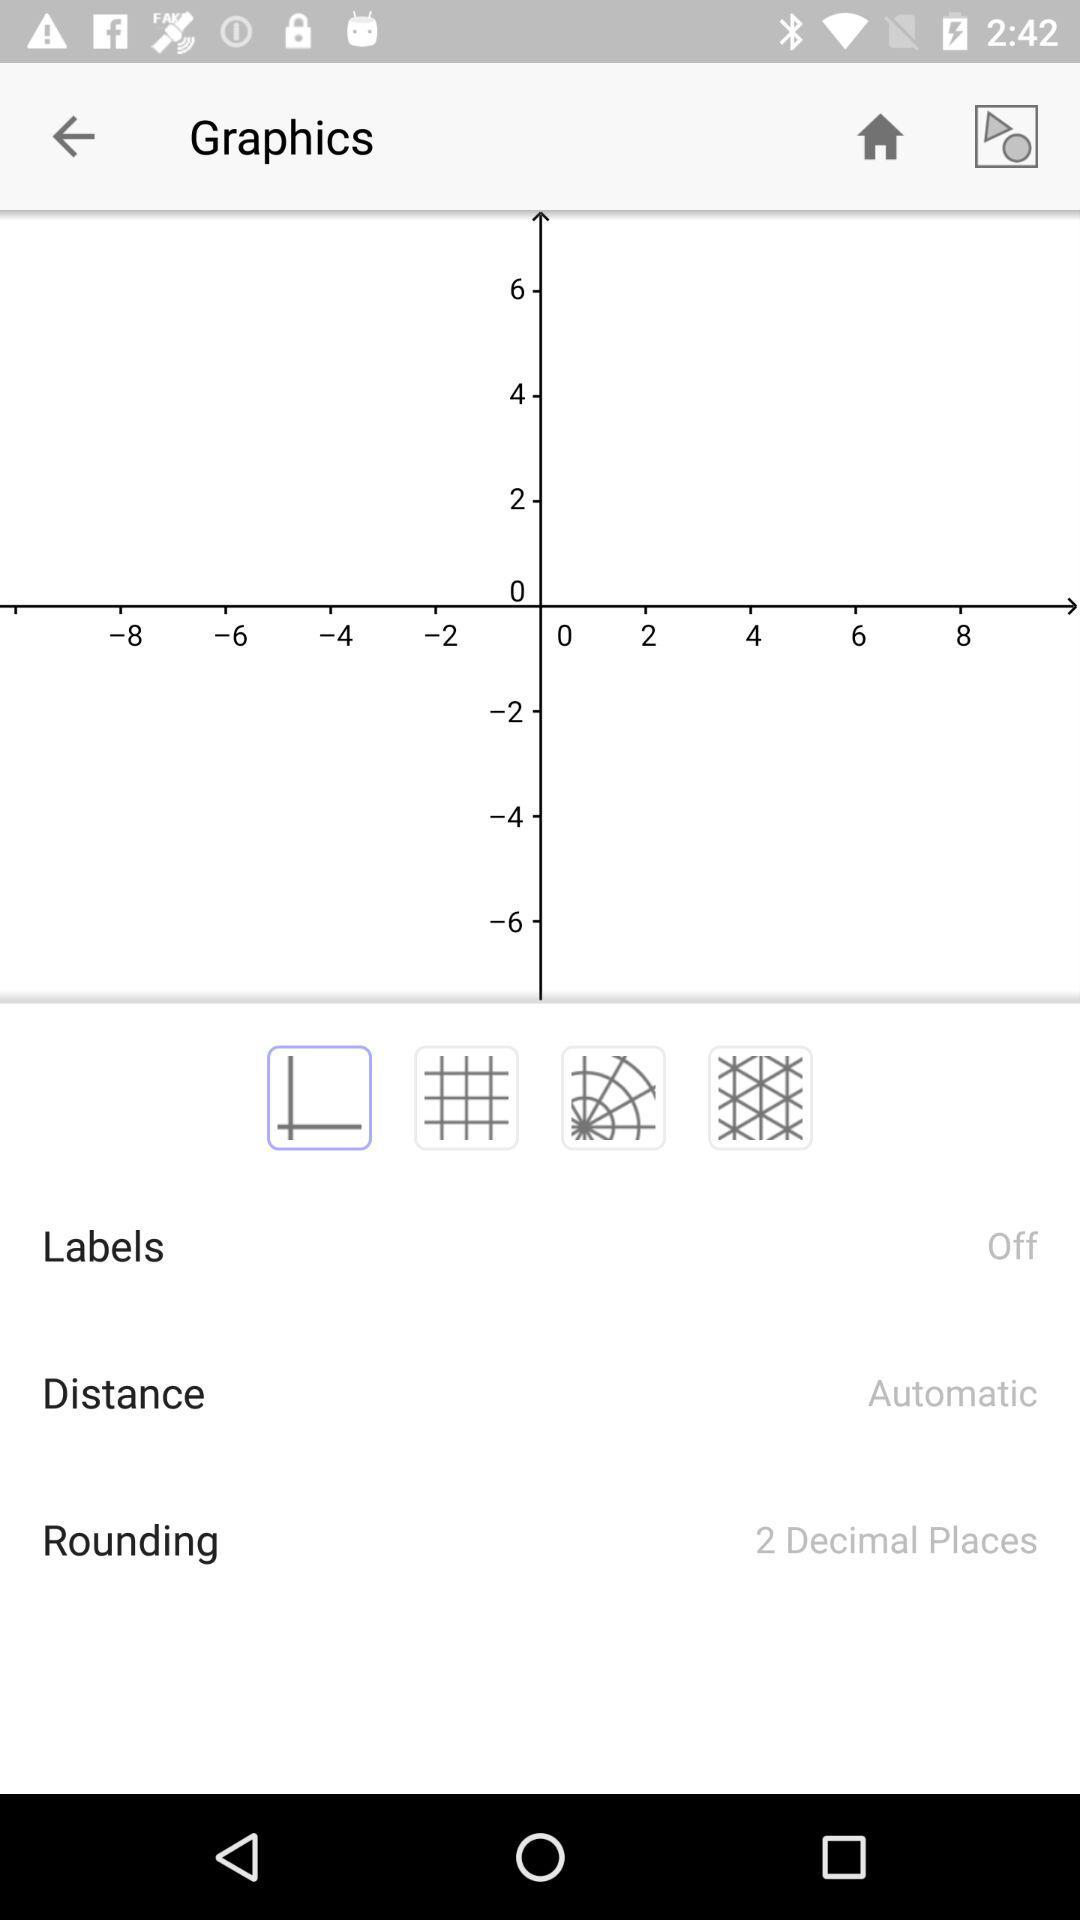  What do you see at coordinates (760, 1097) in the screenshot?
I see `the item above the 2 decimal places` at bounding box center [760, 1097].